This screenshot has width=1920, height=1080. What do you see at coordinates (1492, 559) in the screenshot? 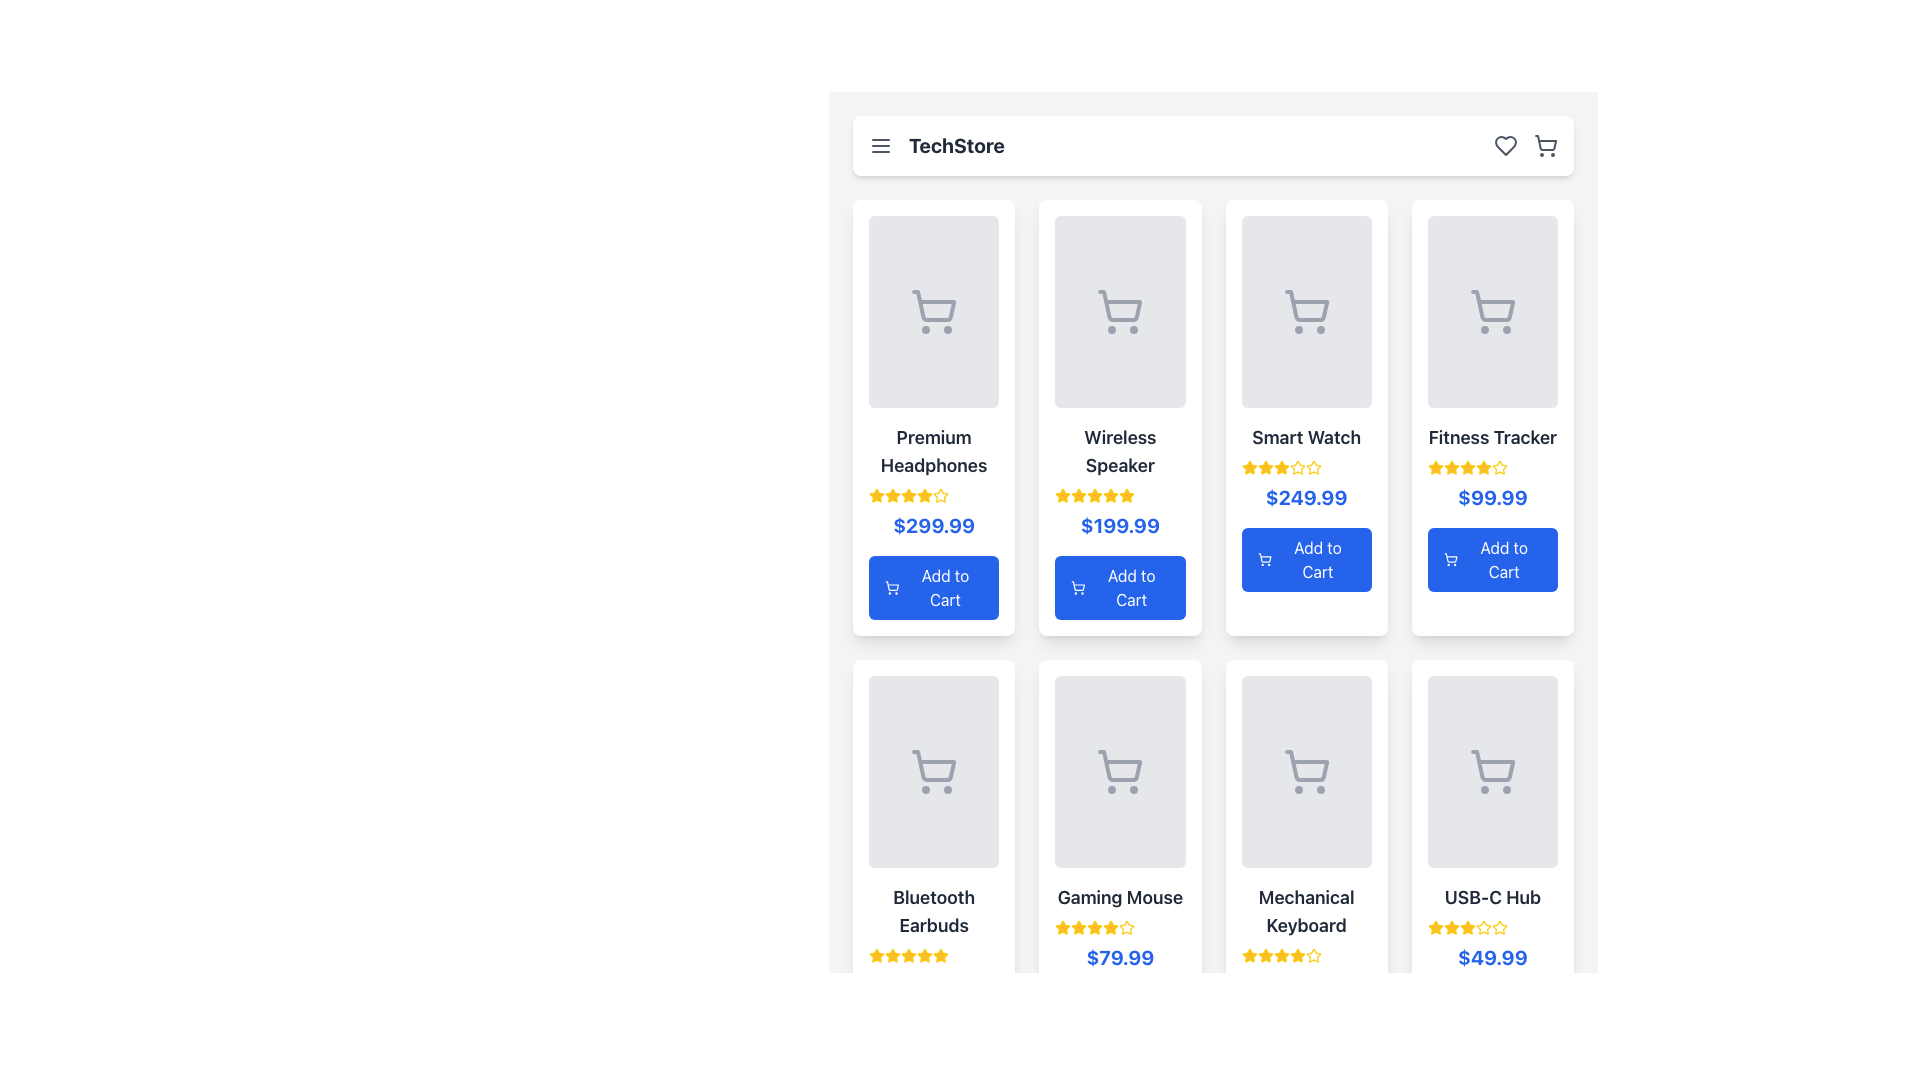
I see `the 'Add to Cart' button, which is a rectangular button with a blue background and white text, located at the bottom of the 'Fitness Tracker' product card` at bounding box center [1492, 559].